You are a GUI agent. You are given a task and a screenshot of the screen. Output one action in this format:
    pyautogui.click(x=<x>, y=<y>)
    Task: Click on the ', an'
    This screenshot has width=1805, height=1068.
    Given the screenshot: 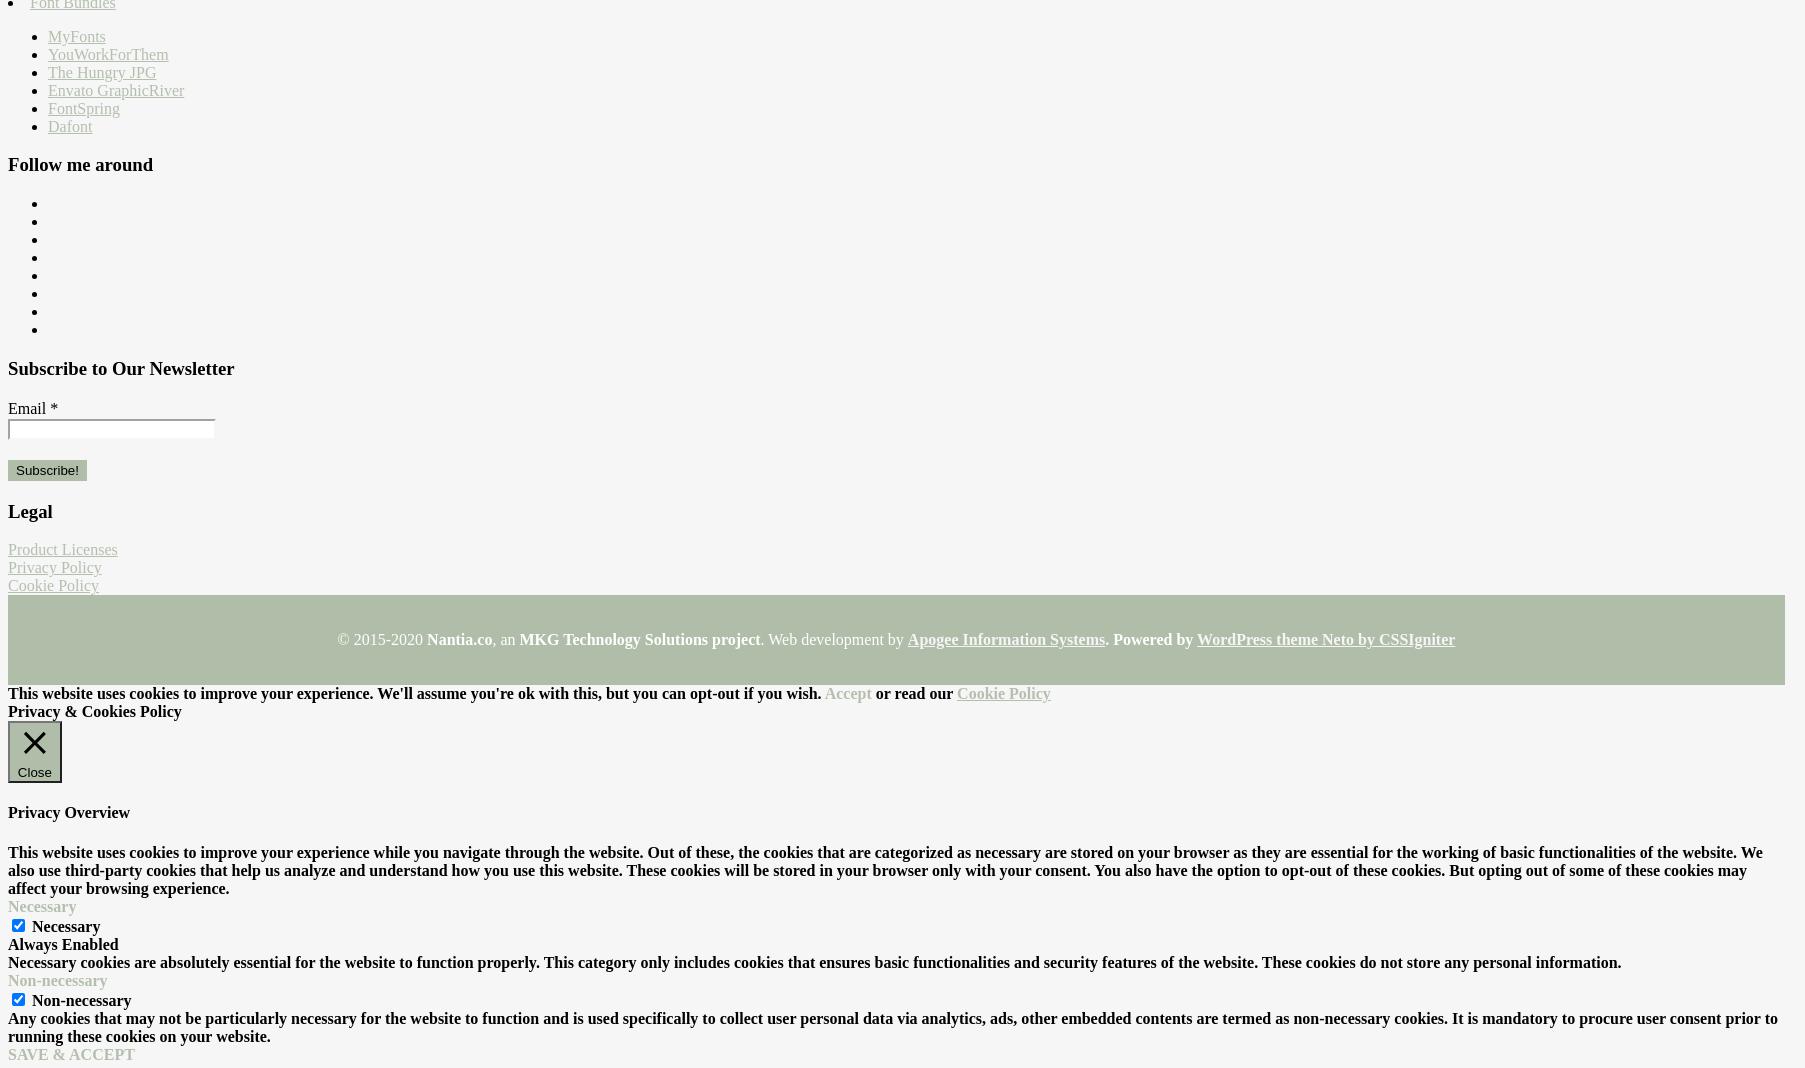 What is the action you would take?
    pyautogui.click(x=505, y=638)
    